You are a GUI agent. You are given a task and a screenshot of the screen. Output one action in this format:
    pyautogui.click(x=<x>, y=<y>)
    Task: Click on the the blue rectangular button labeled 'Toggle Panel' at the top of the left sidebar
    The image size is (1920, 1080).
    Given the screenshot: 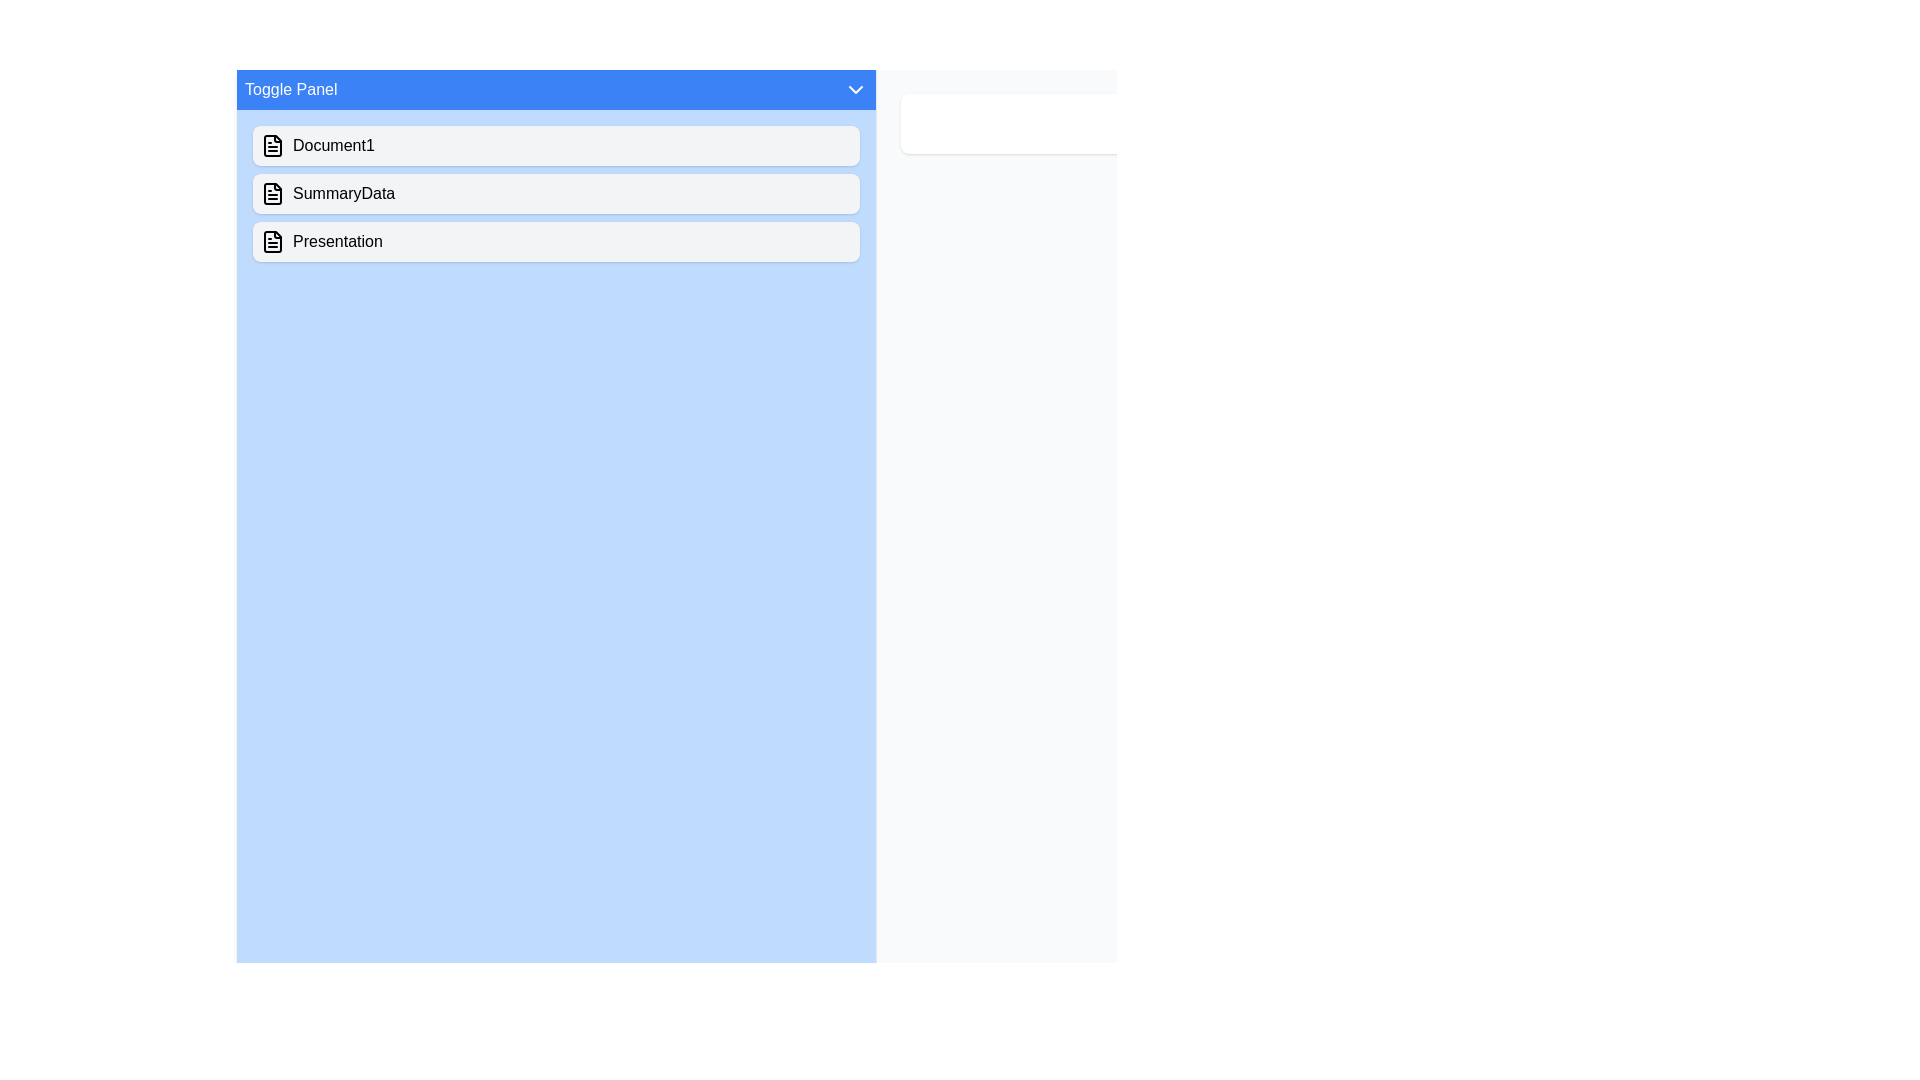 What is the action you would take?
    pyautogui.click(x=556, y=88)
    